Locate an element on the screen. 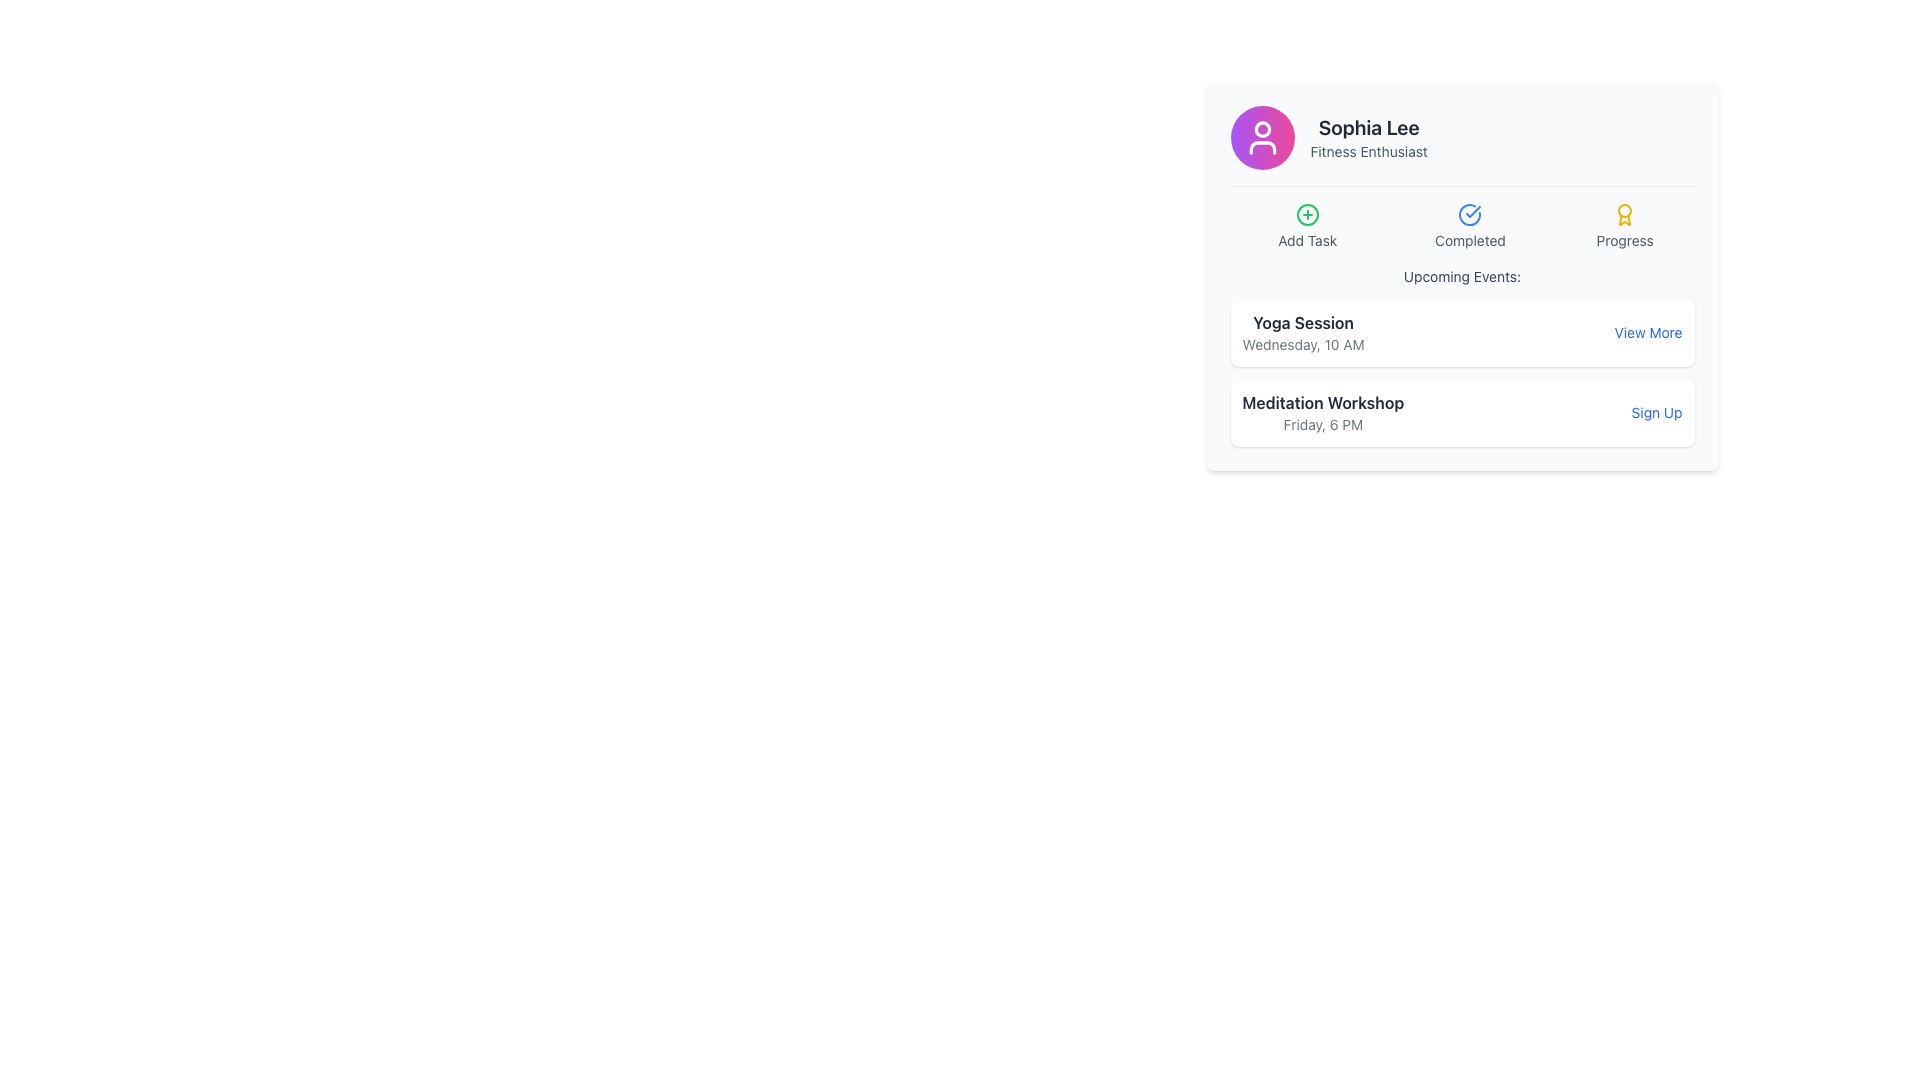 This screenshot has width=1920, height=1080. the 'Sign Up' interactive link styled in blue with an underline on hover, located at the far right of the 'Meditation Workshop' card is located at coordinates (1657, 411).